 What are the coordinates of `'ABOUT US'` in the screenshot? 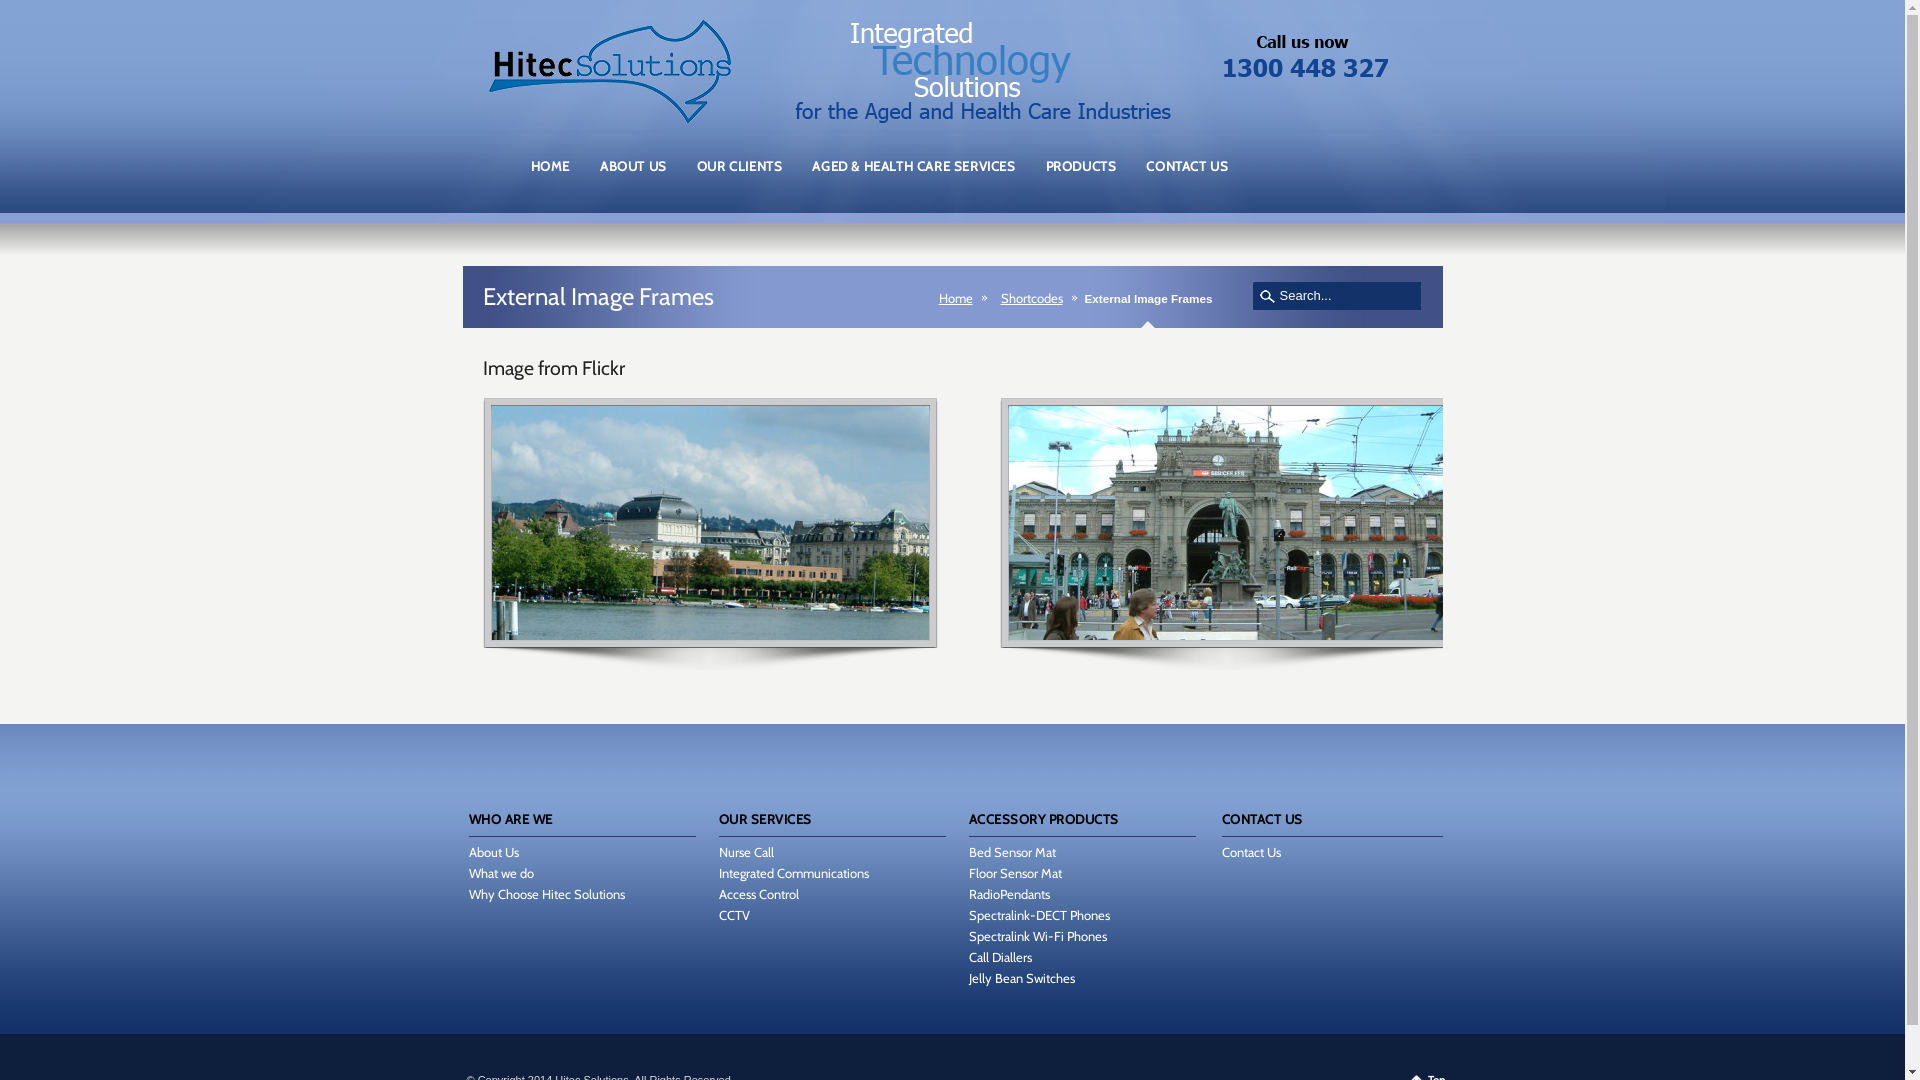 It's located at (599, 175).